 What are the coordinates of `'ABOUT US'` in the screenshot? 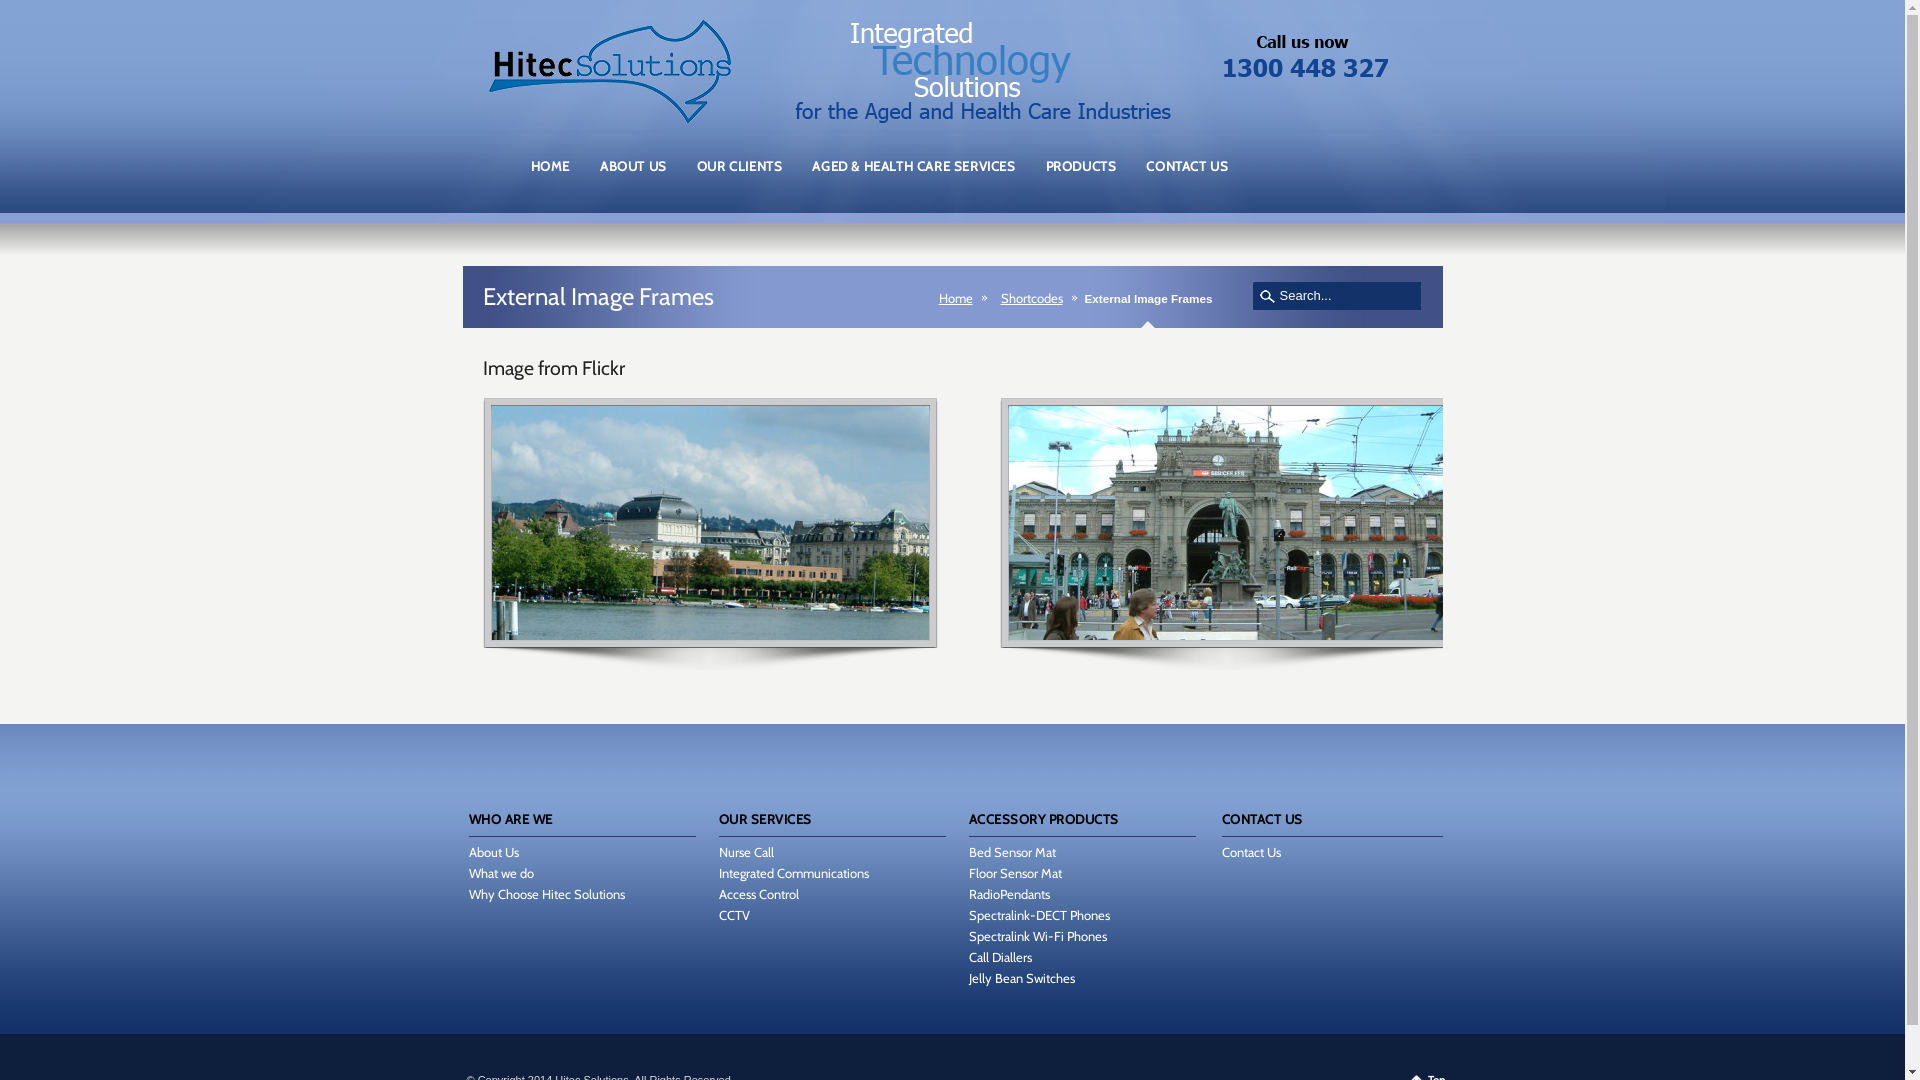 It's located at (599, 175).